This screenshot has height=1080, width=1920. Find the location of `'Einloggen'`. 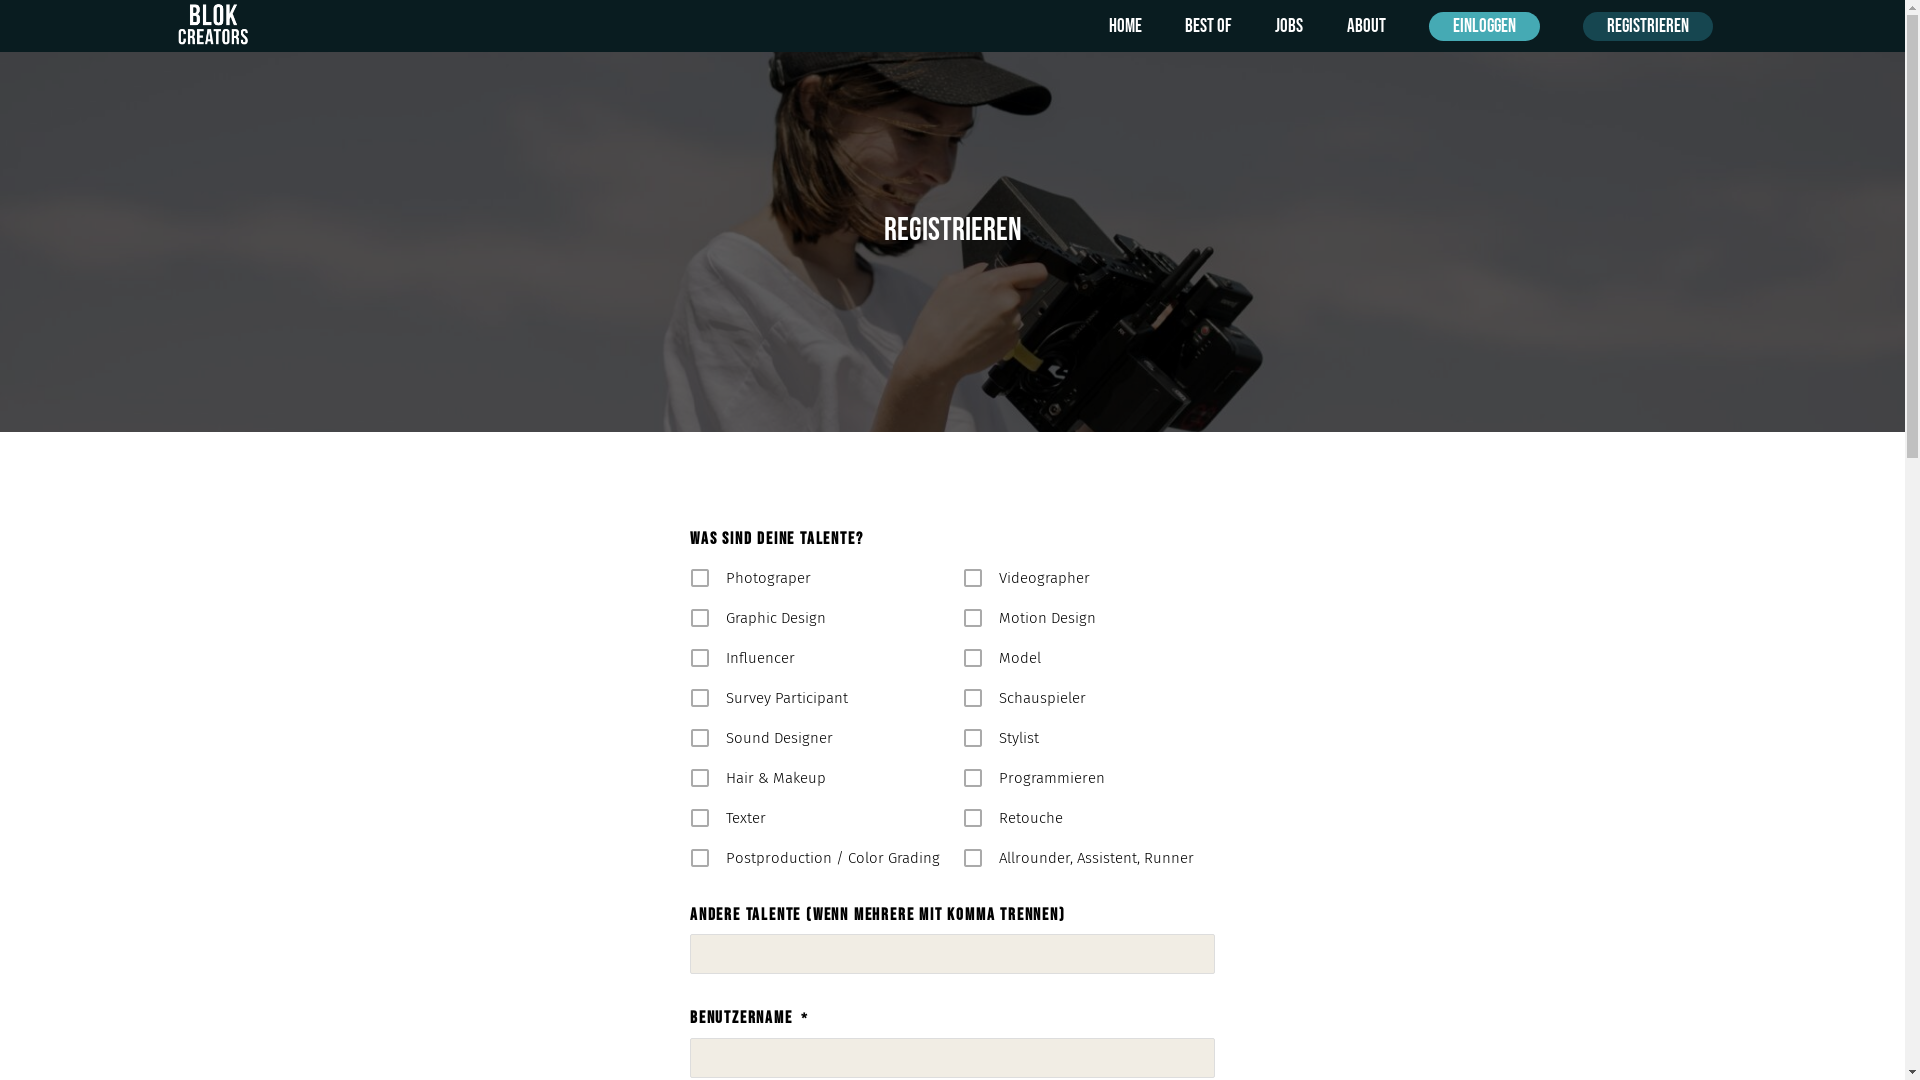

'Einloggen' is located at coordinates (1484, 26).